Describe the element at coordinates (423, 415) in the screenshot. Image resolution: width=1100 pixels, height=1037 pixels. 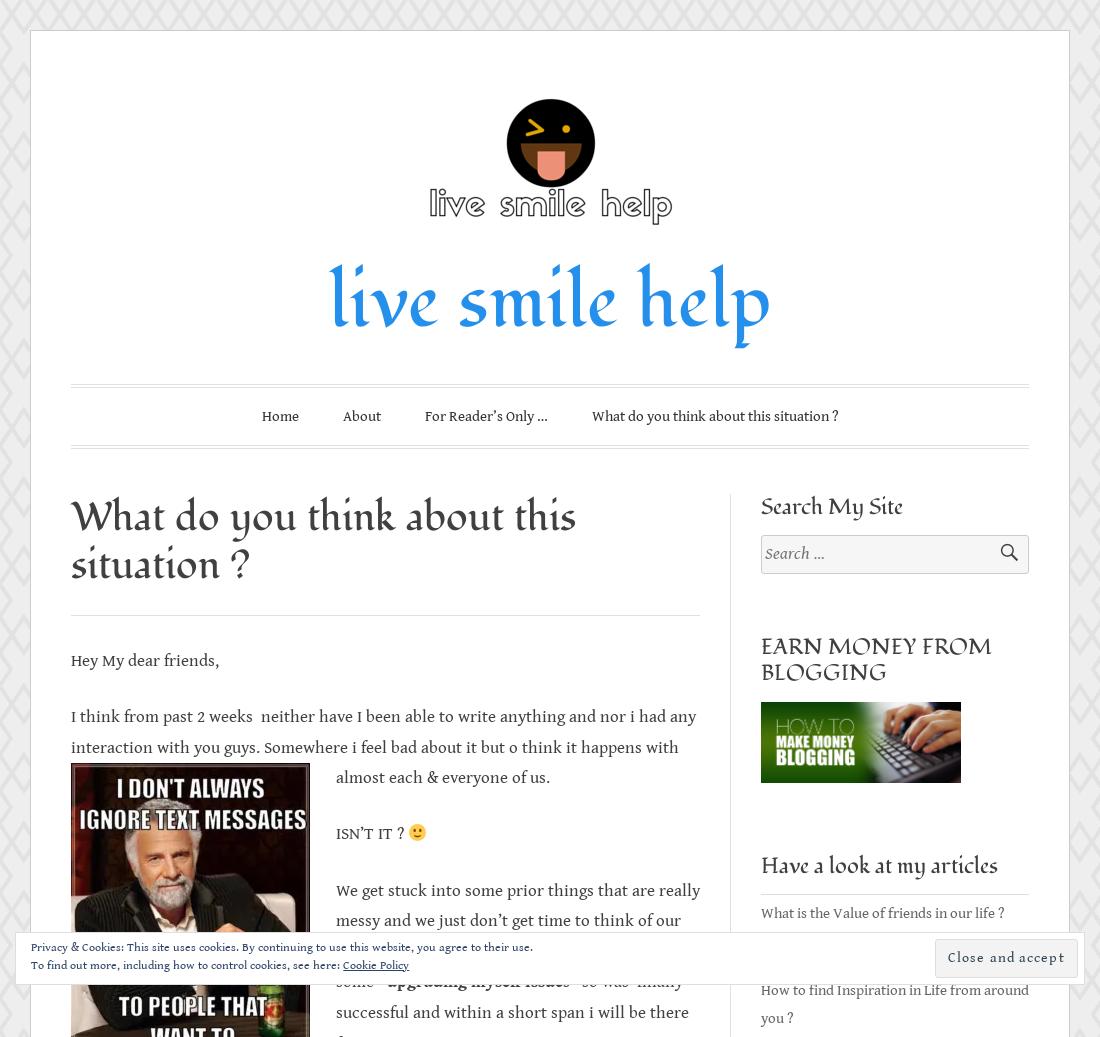
I see `'For Reader’s Only …'` at that location.